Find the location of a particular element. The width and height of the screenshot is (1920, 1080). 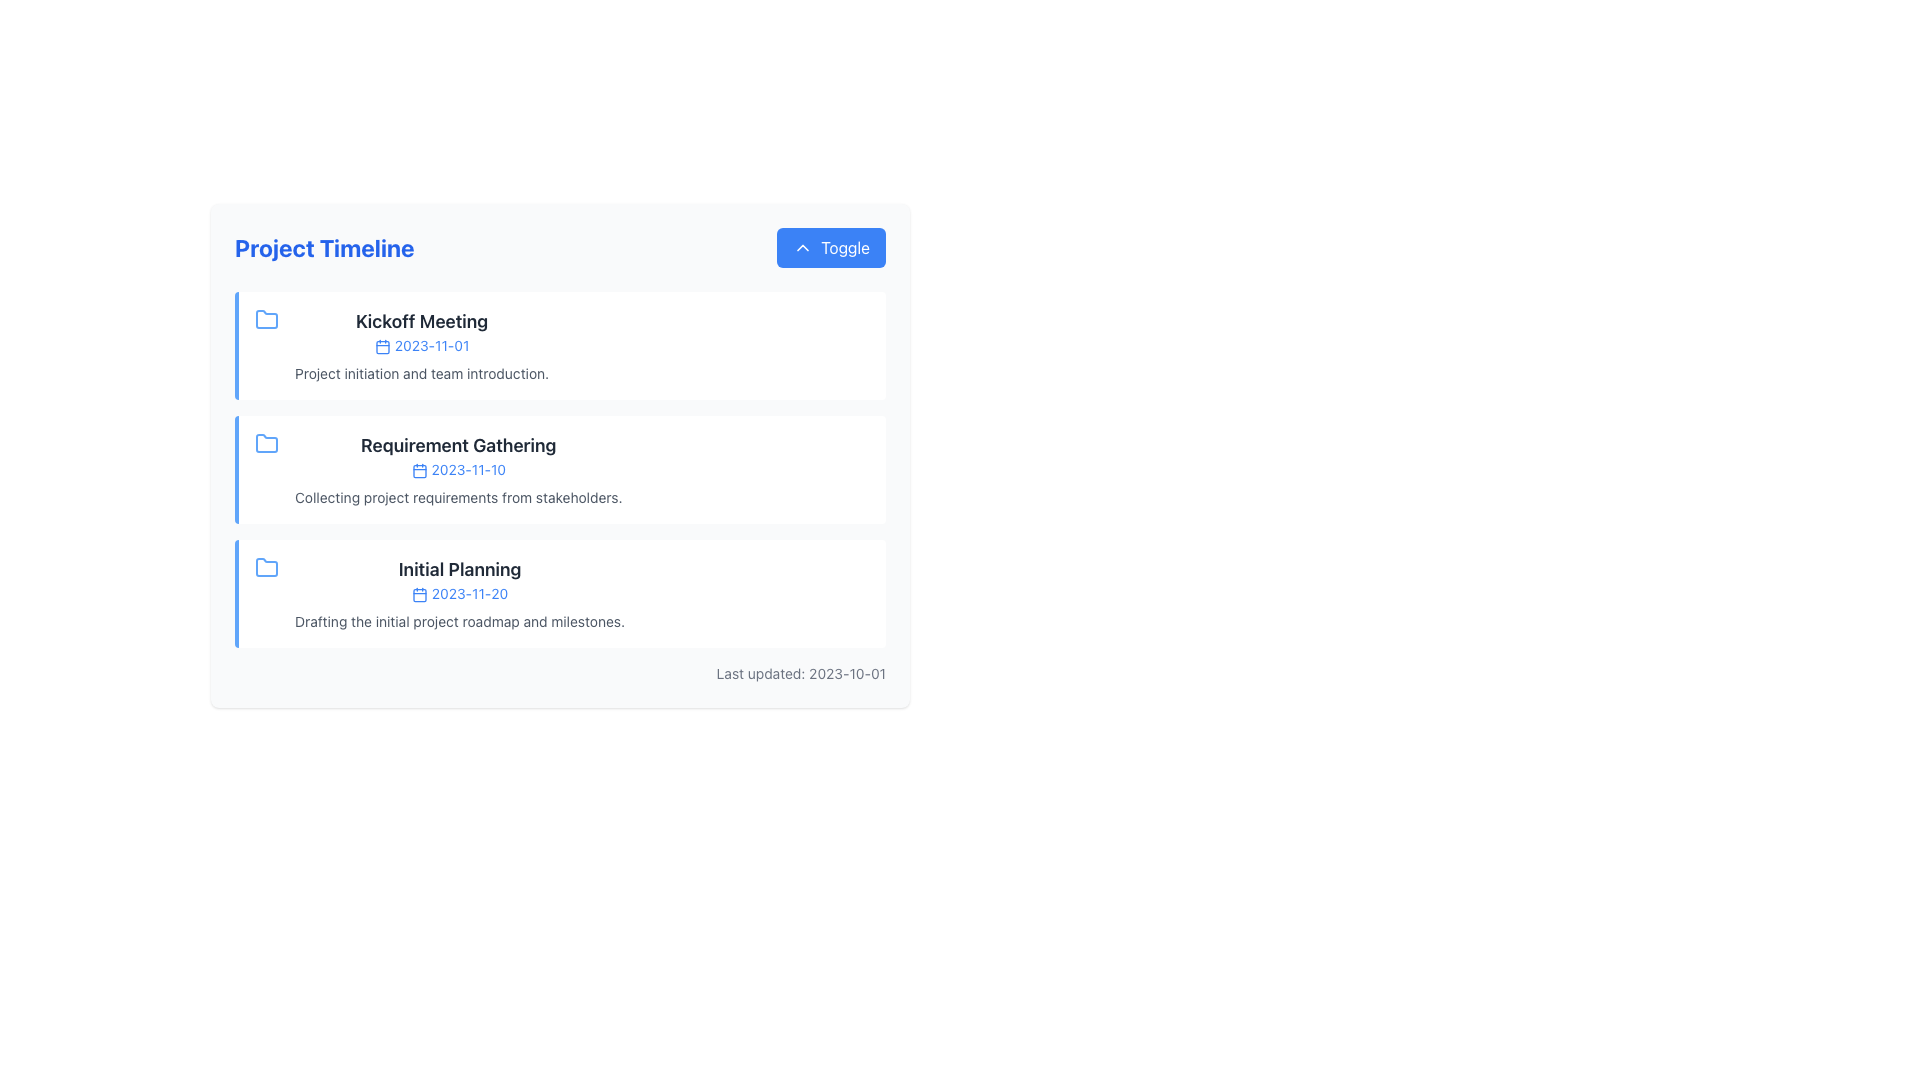

the folder icon, which is characterized by a blue outline and is located next to the 'Initial Planning' entry in the timeline list is located at coordinates (266, 567).